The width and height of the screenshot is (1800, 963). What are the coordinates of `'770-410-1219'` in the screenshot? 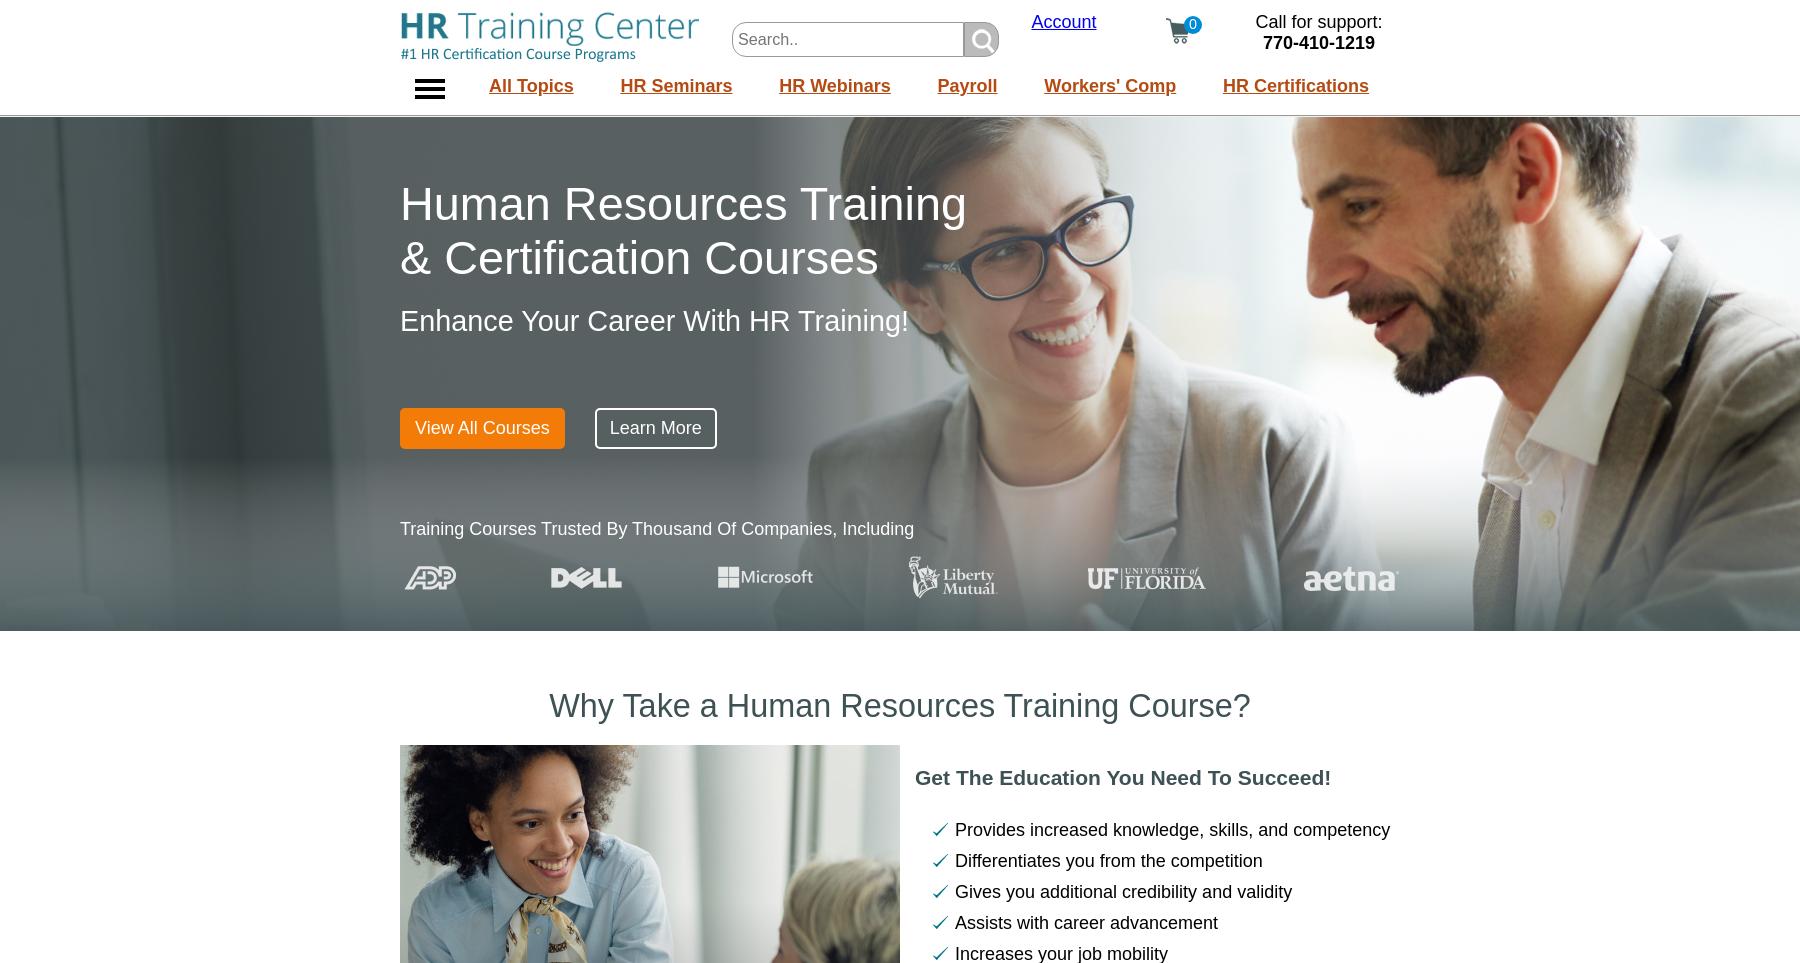 It's located at (1318, 42).